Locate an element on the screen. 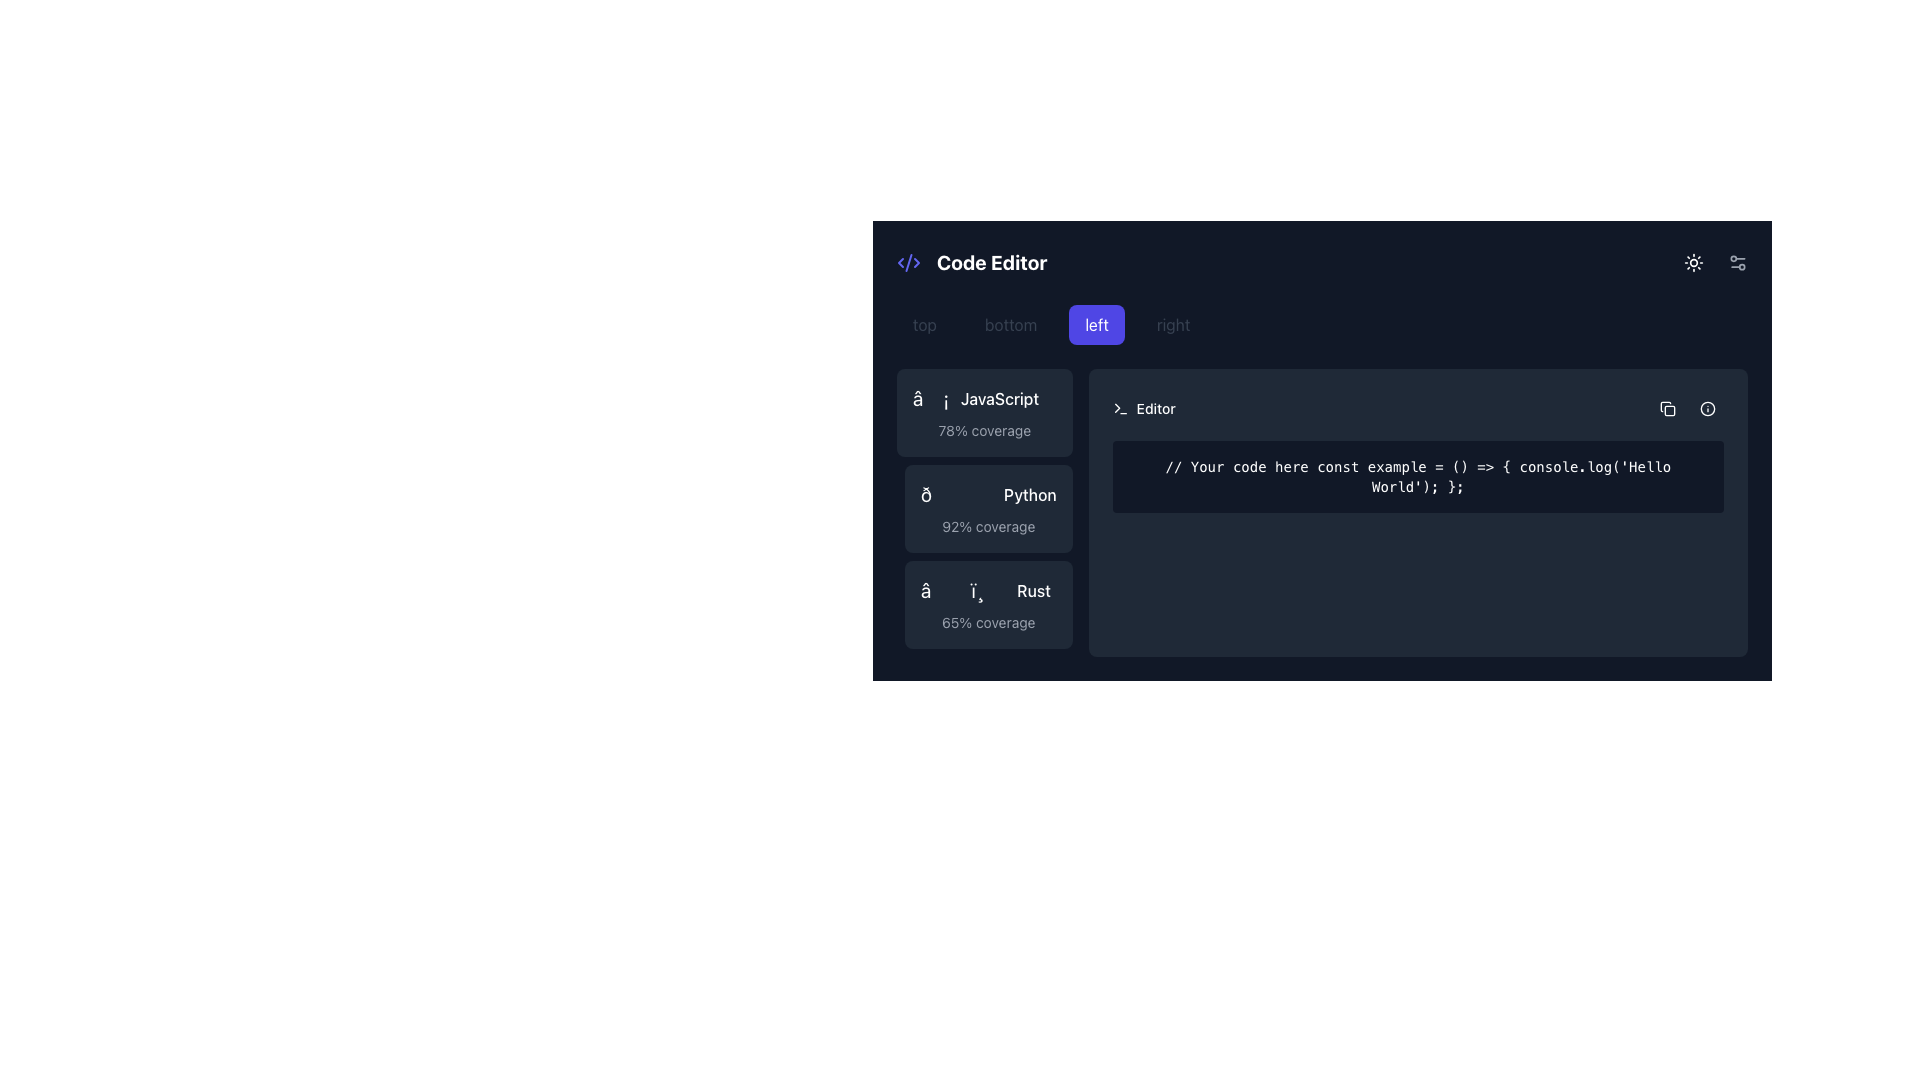 The height and width of the screenshot is (1080, 1920). the small rectangular shape with rounded corners located within the SVG icon in the top-right of the code editor interface is located at coordinates (1670, 410).